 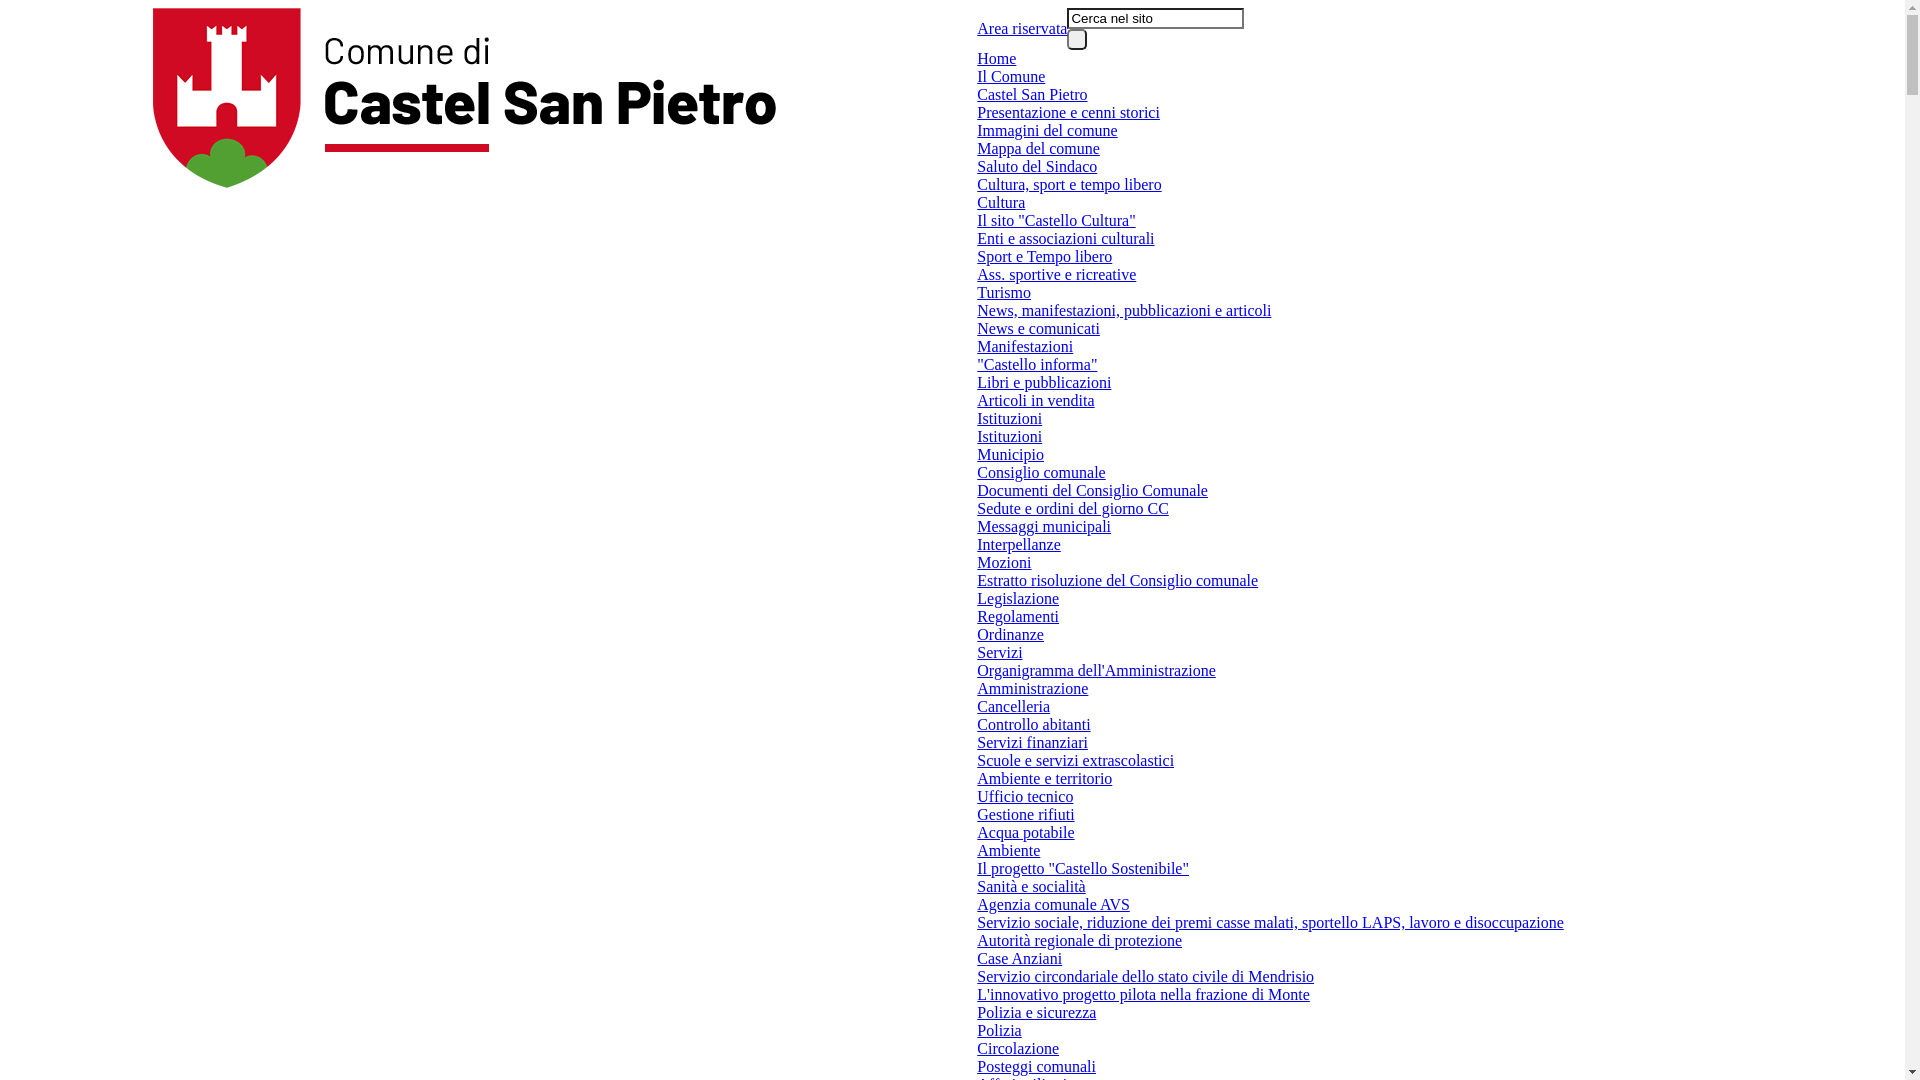 I want to click on 'Amministrazione', so click(x=1032, y=688).